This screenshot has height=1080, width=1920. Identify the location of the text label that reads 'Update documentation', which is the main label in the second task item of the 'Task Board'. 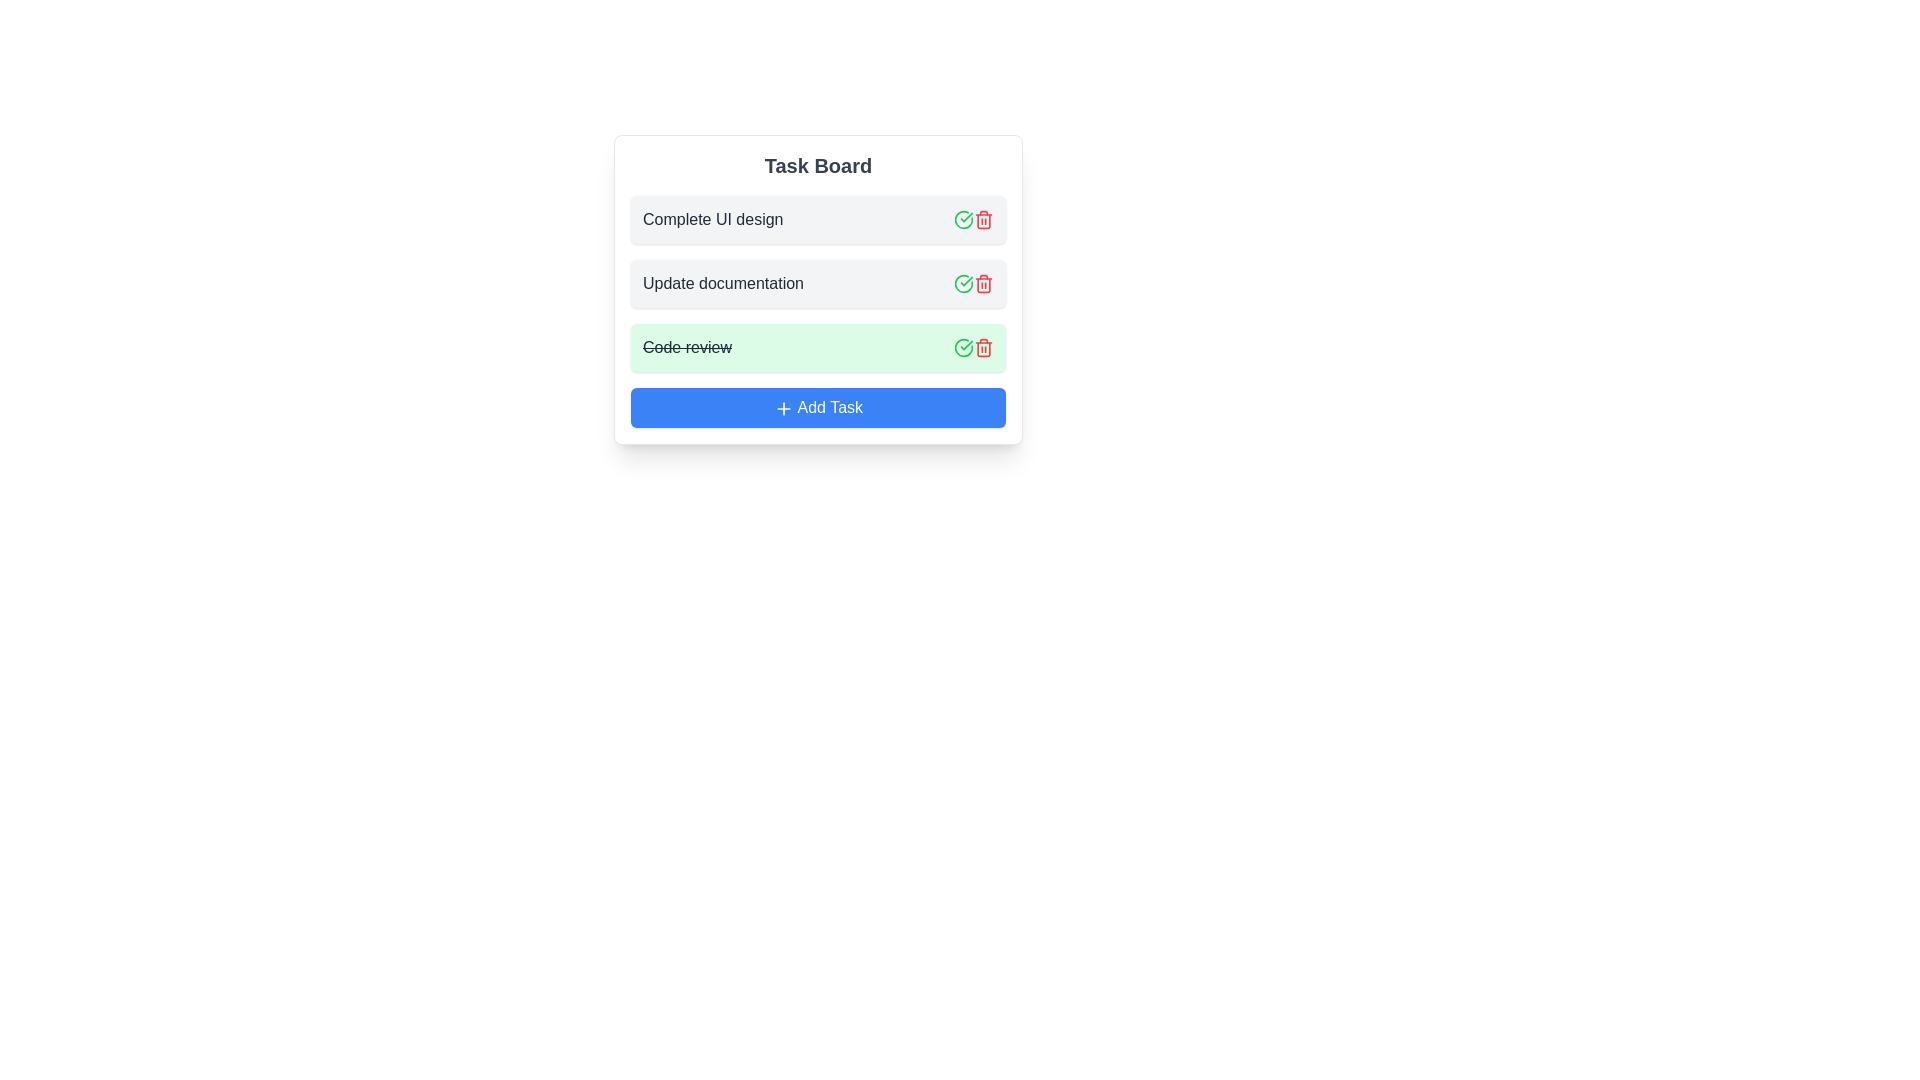
(797, 284).